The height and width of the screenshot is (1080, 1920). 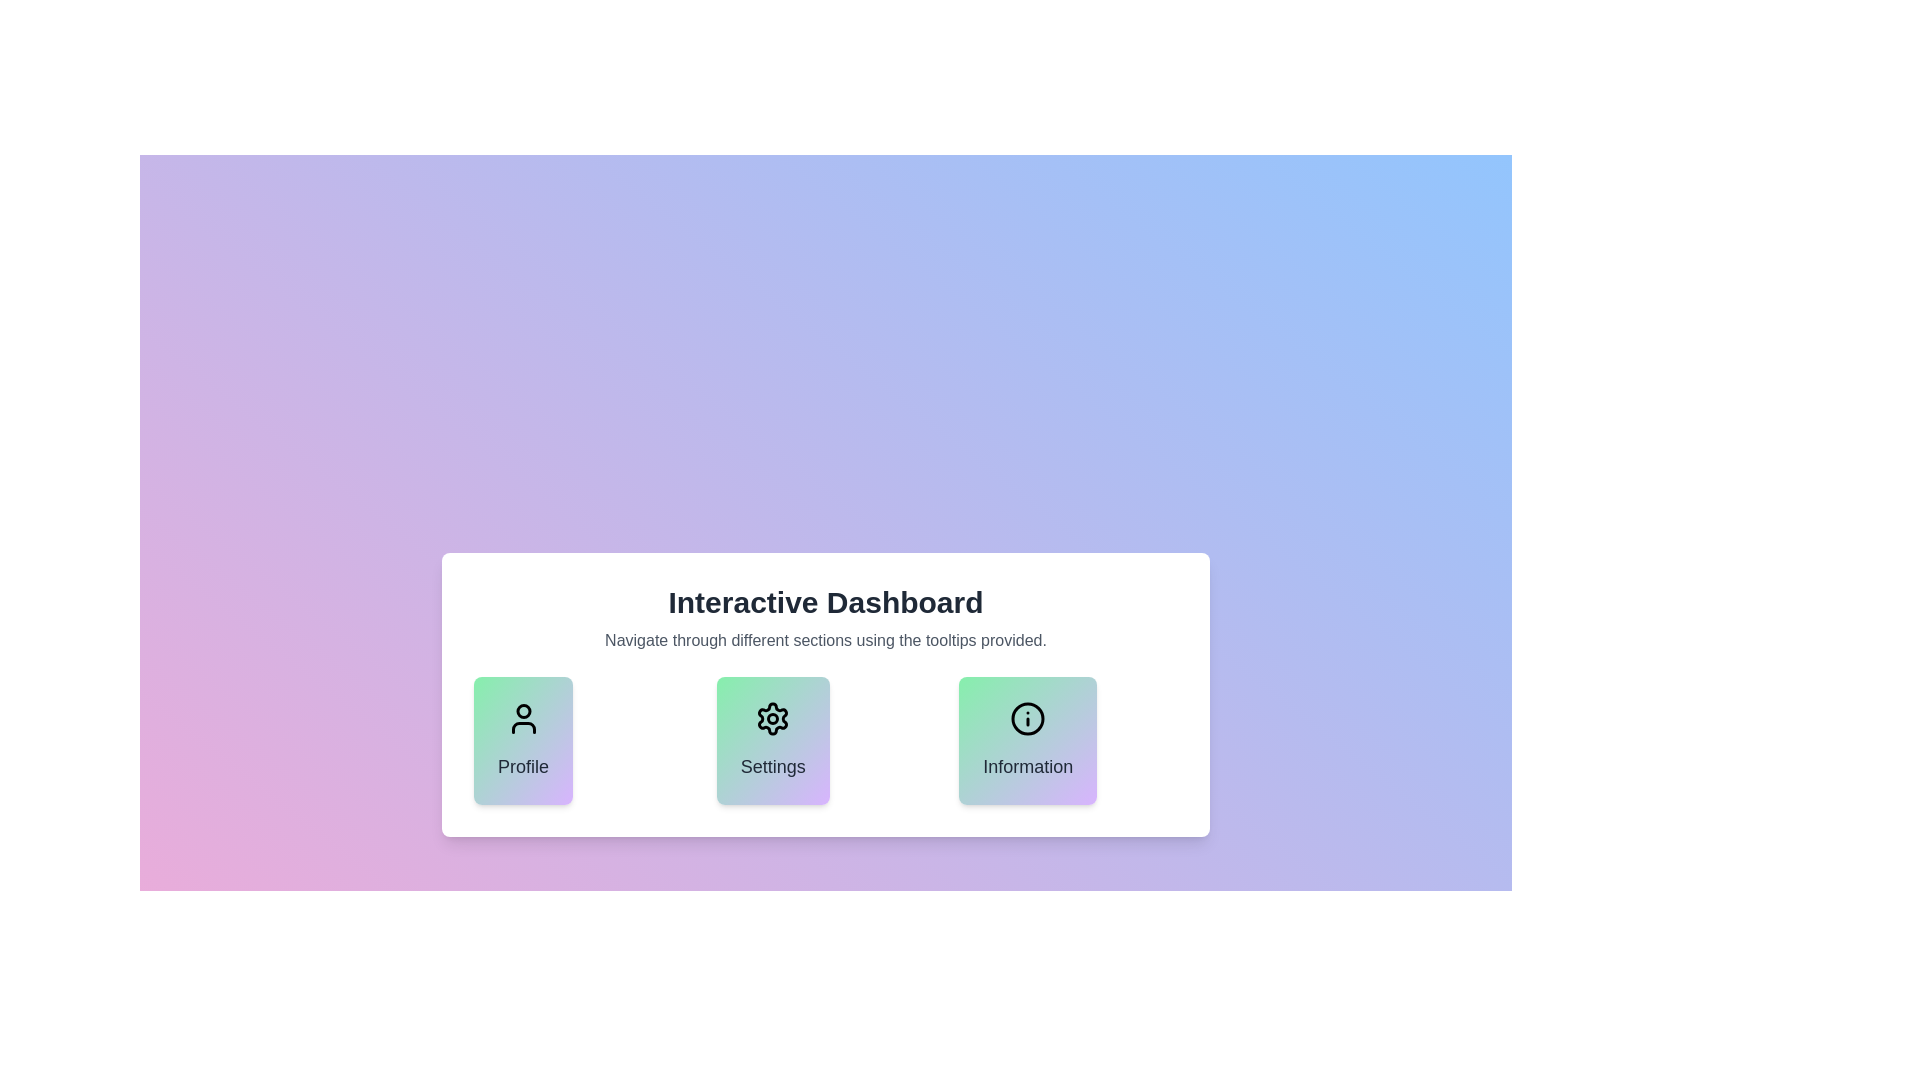 What do you see at coordinates (825, 601) in the screenshot?
I see `the static text label or heading that serves as the title or heading for the associated section, located at the center of the viewport above additional instructions` at bounding box center [825, 601].